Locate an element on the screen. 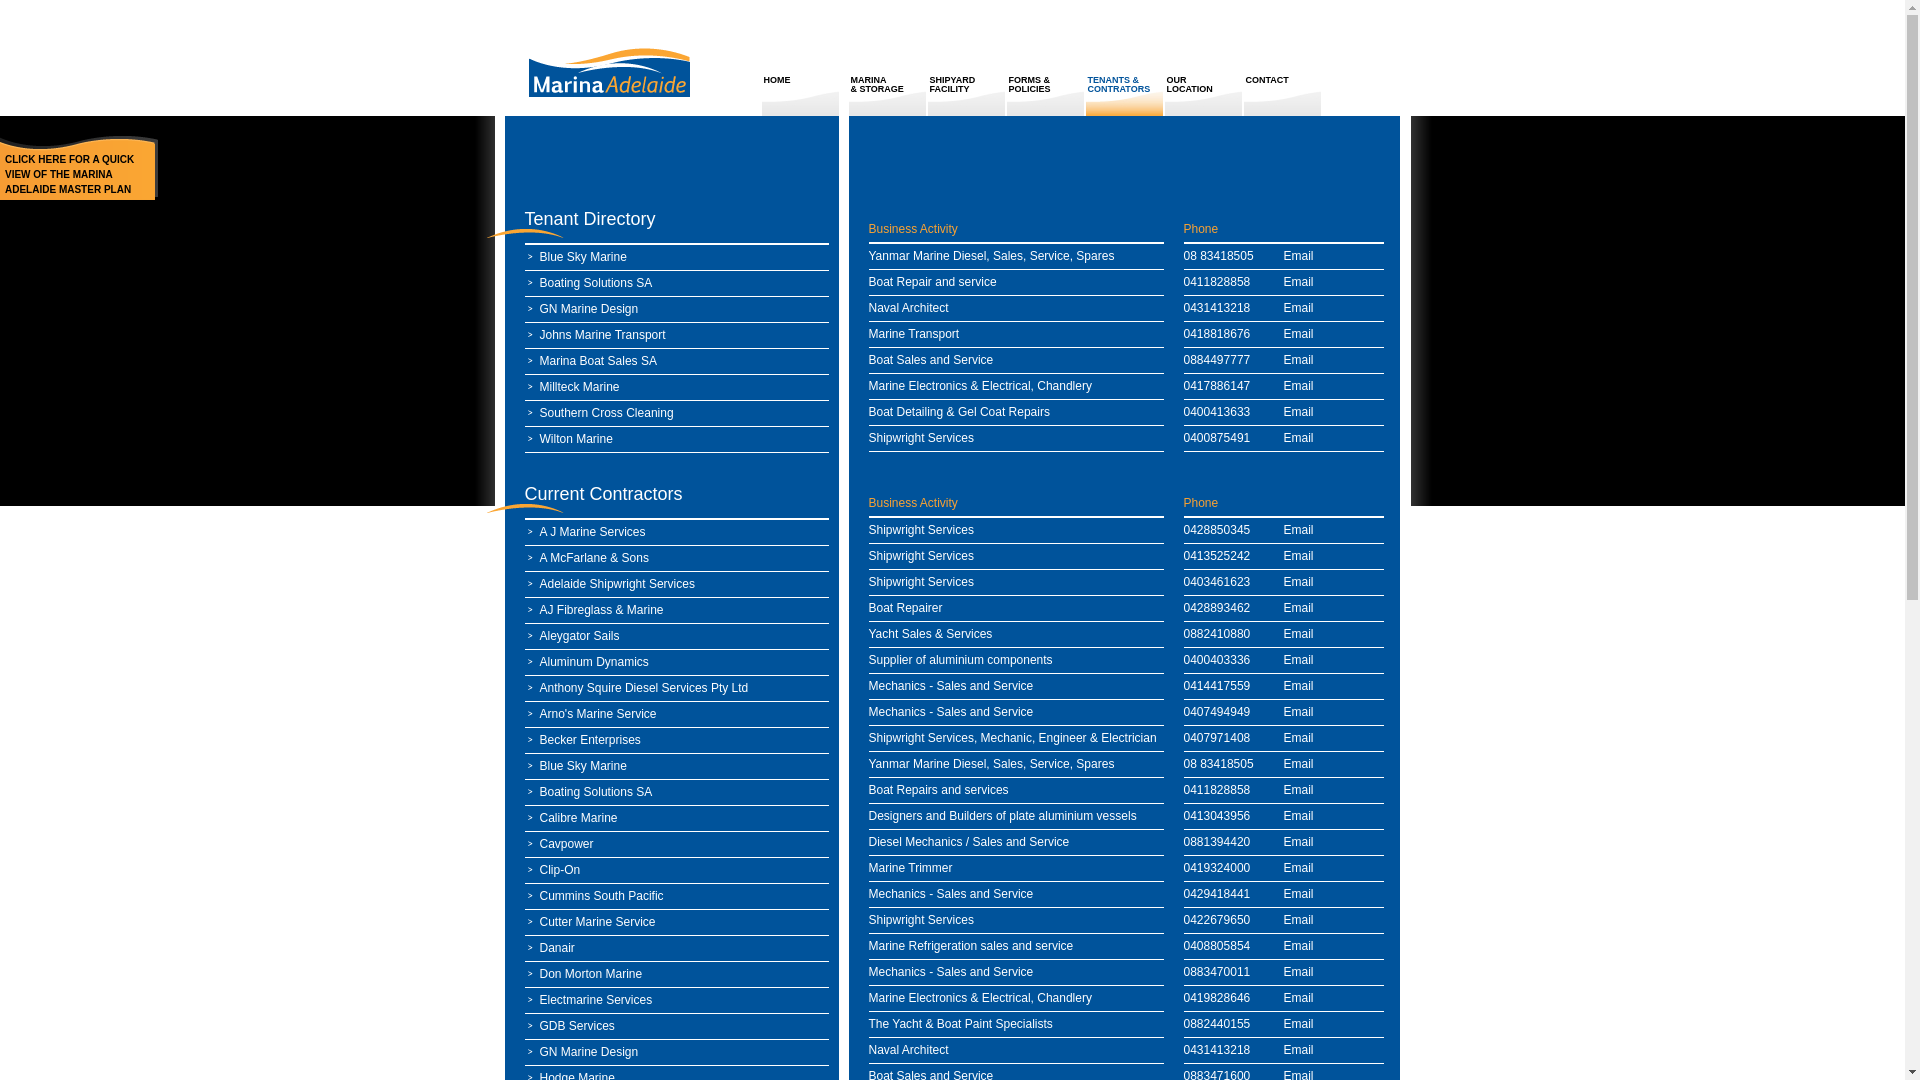 The height and width of the screenshot is (1080, 1920). 'TENANTS & is located at coordinates (1124, 96).